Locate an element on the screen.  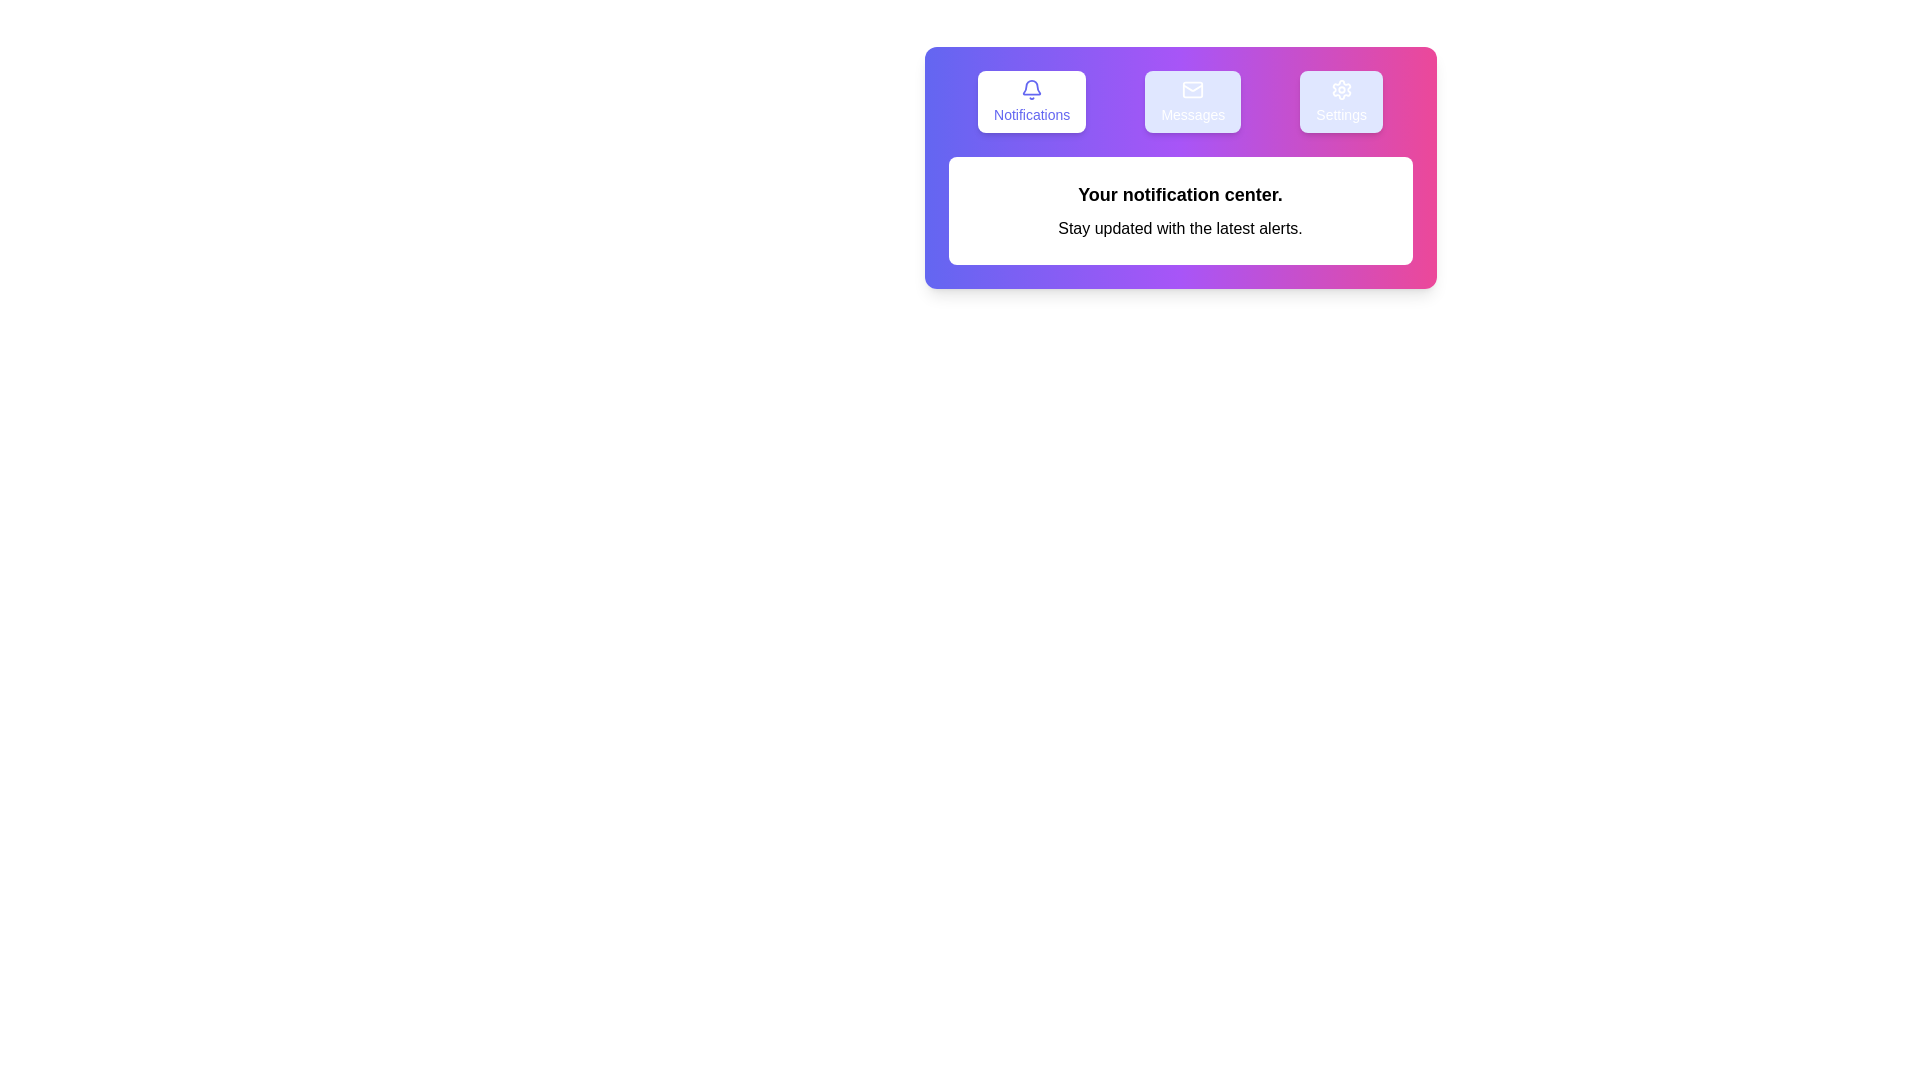
the bell-shaped icon for notifications located at the top-left of the card interface is located at coordinates (1032, 88).